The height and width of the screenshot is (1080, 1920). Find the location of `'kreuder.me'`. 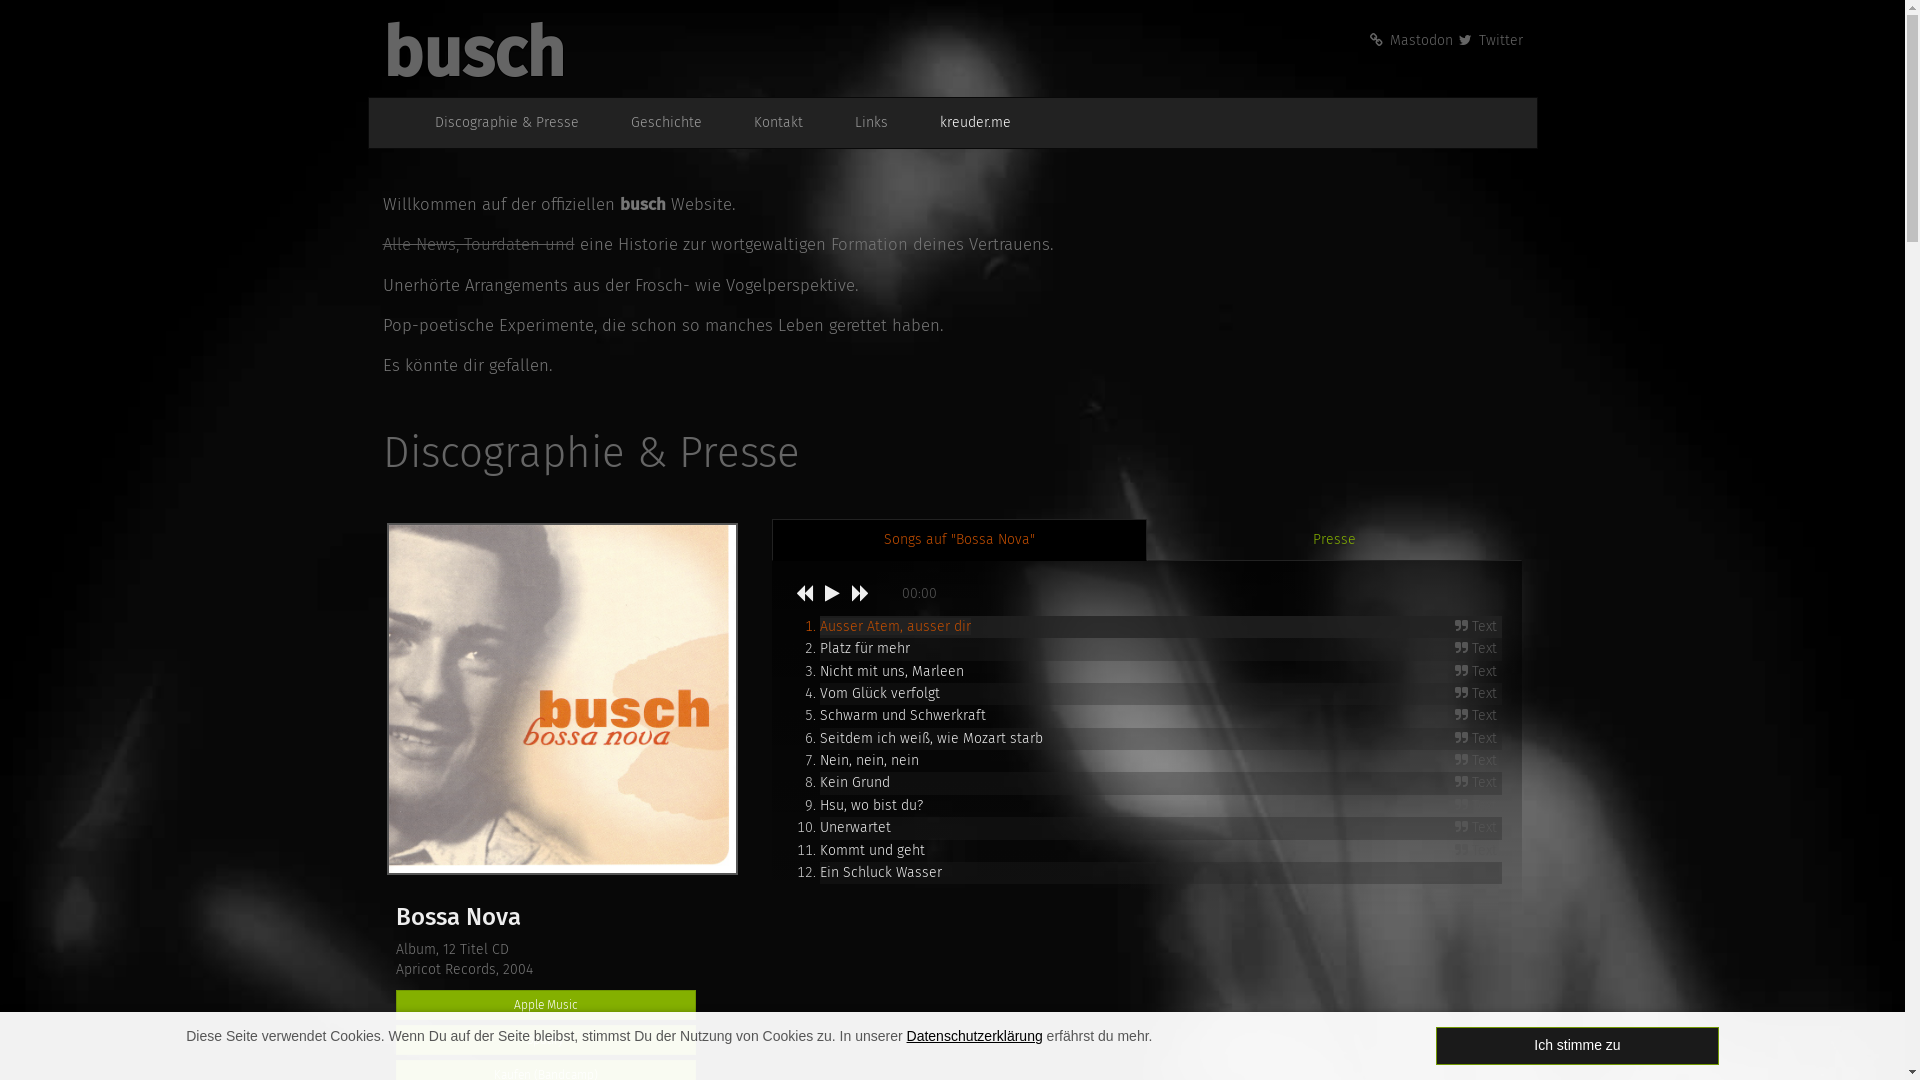

'kreuder.me' is located at coordinates (964, 123).